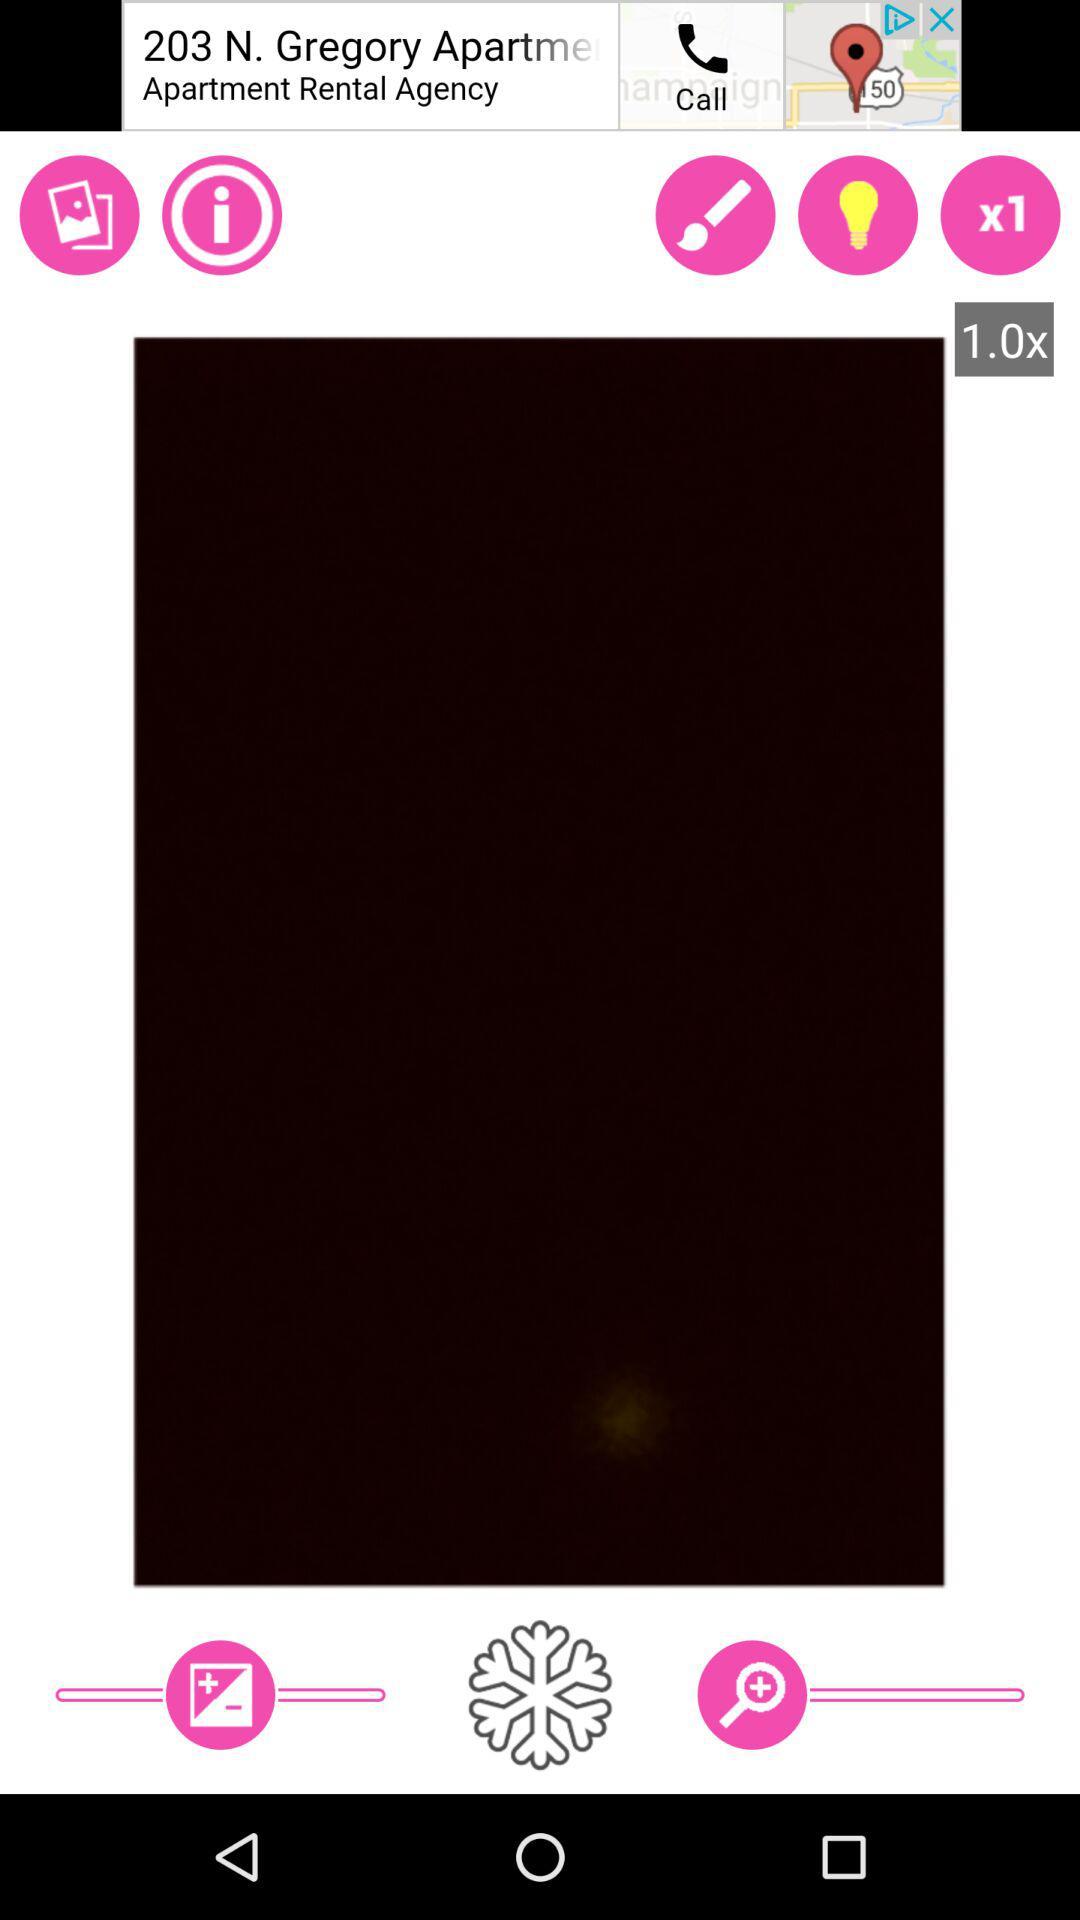  Describe the element at coordinates (714, 215) in the screenshot. I see `the edit icon` at that location.